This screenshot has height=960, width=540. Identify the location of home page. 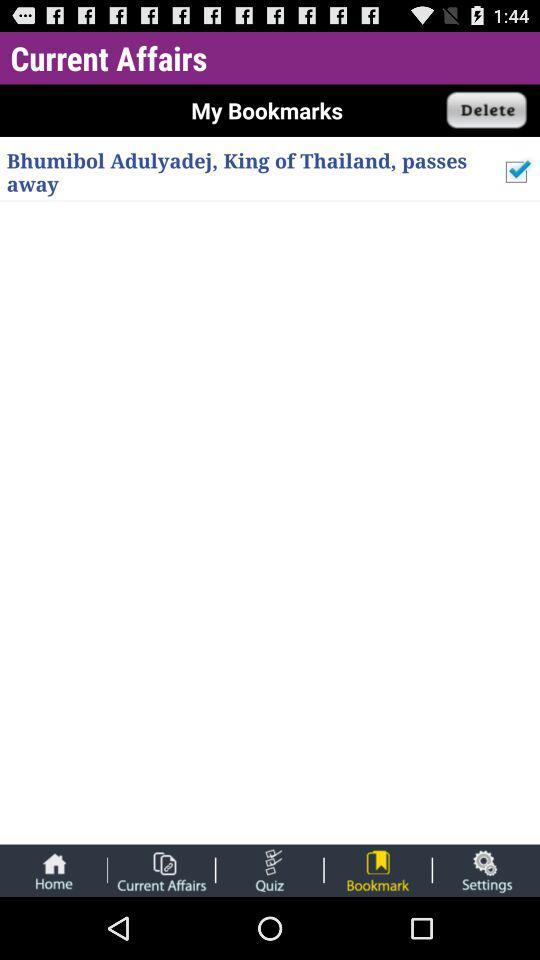
(53, 869).